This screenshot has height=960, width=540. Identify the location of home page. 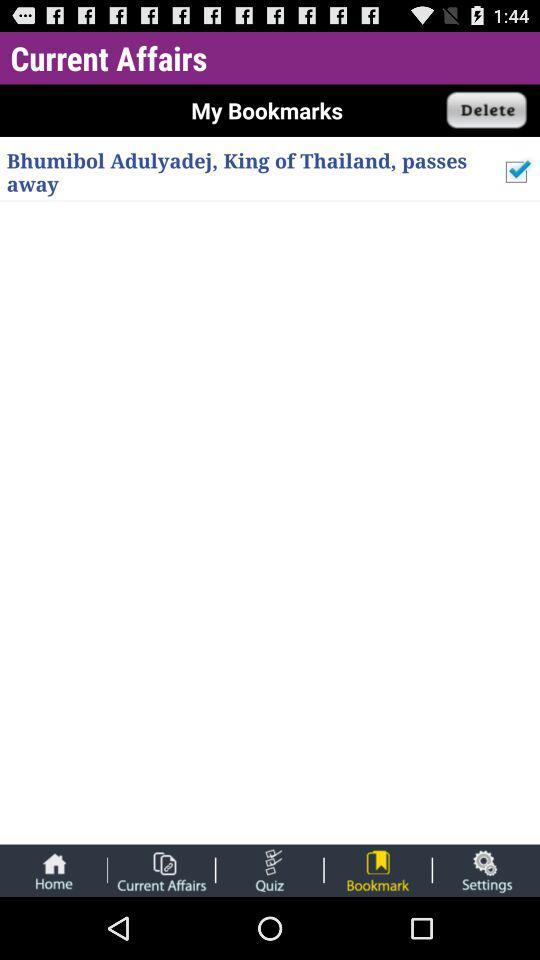
(53, 869).